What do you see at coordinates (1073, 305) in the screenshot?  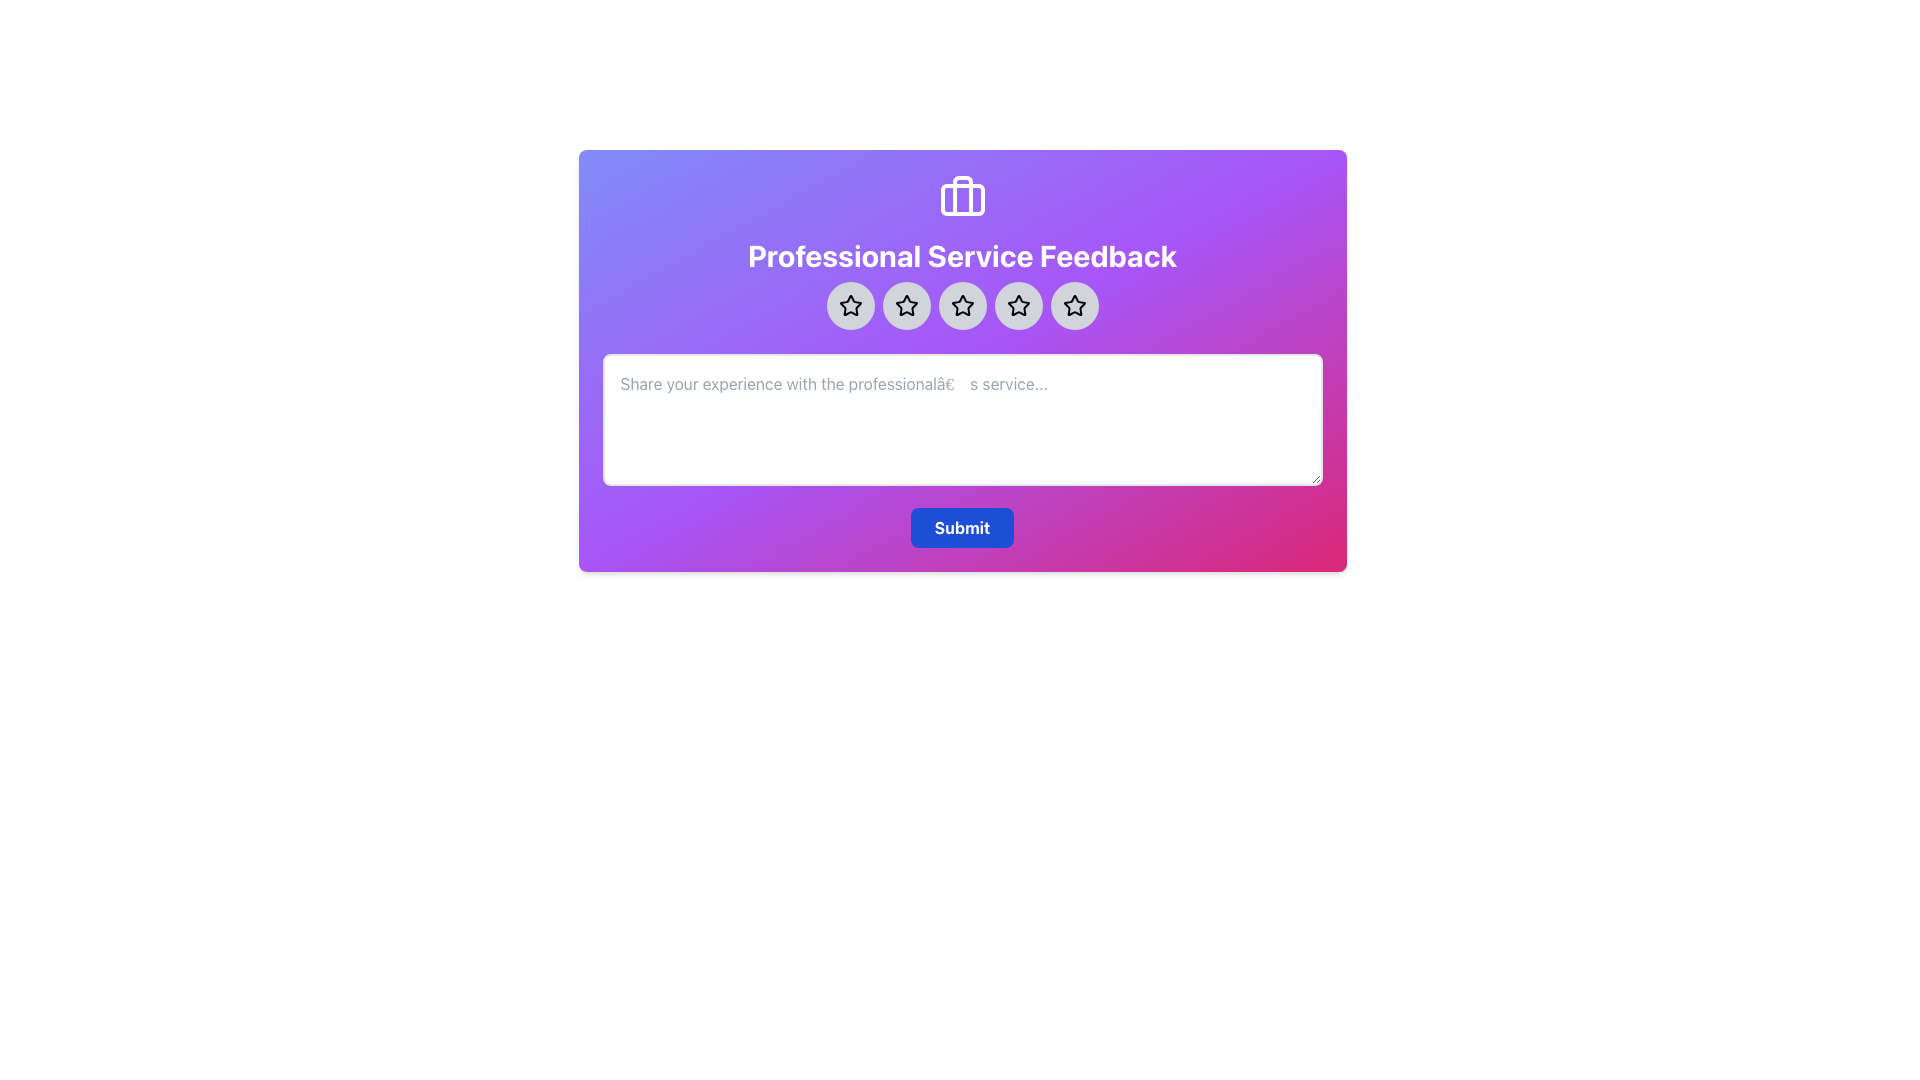 I see `the fifth star-shaped button with a gray background` at bounding box center [1073, 305].